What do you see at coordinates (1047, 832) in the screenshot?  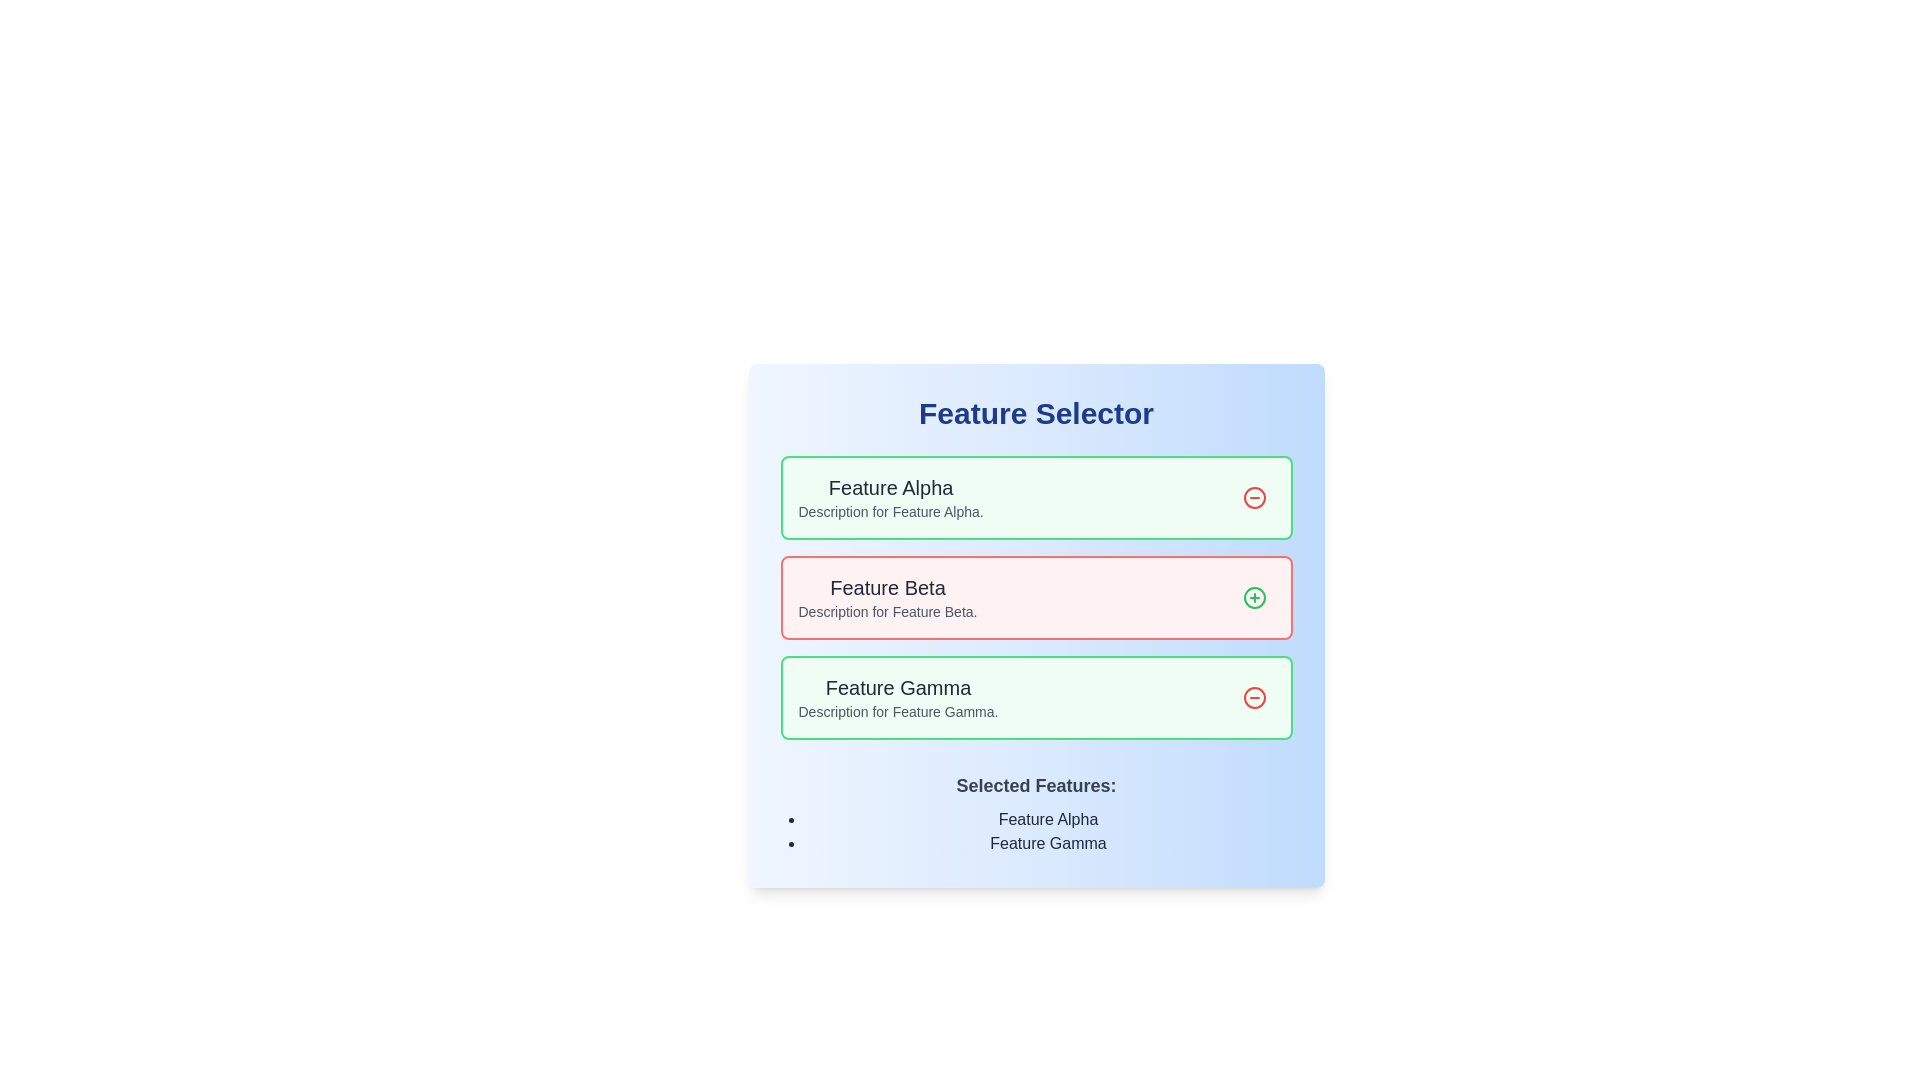 I see `listed items from the display component in the 'Selected Features:' section, which contains 'Feature Alpha' and 'Feature Gamma'` at bounding box center [1047, 832].